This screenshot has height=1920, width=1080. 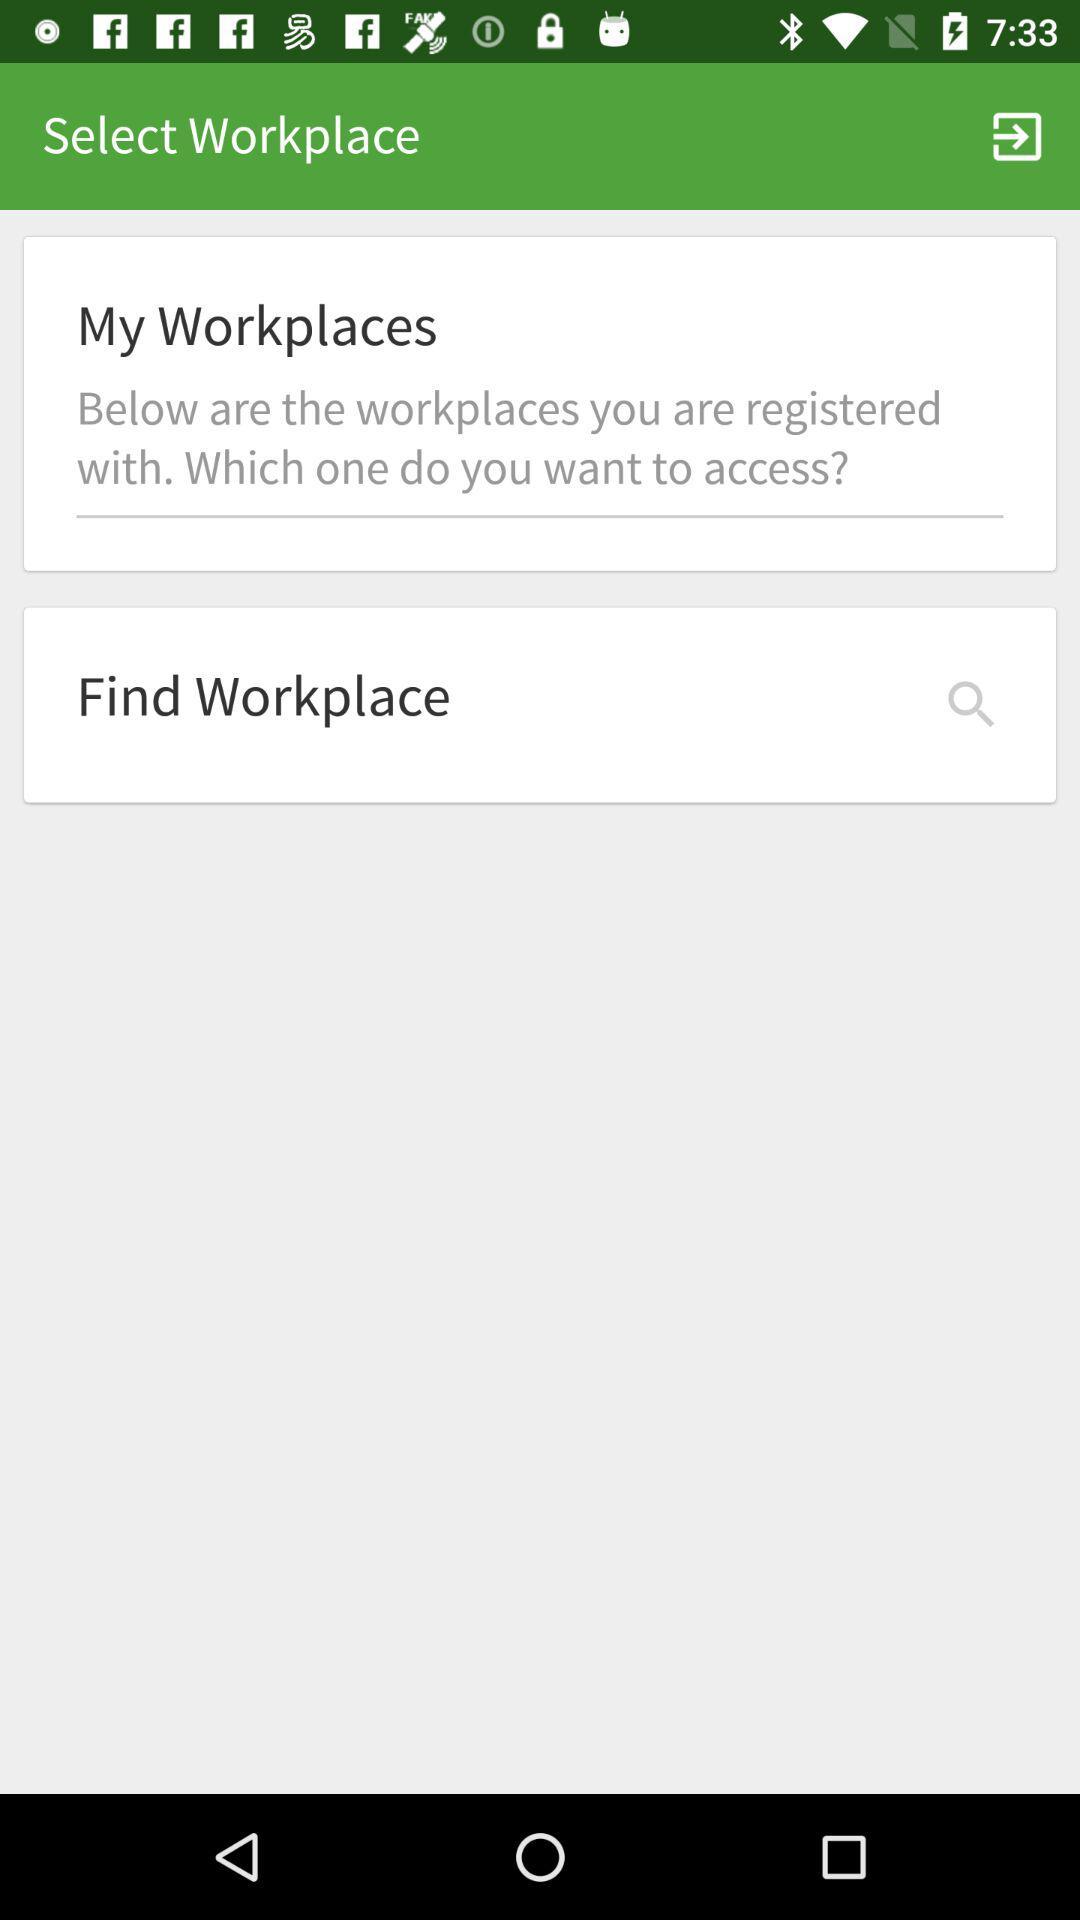 I want to click on icon next to select workplace icon, so click(x=1017, y=135).